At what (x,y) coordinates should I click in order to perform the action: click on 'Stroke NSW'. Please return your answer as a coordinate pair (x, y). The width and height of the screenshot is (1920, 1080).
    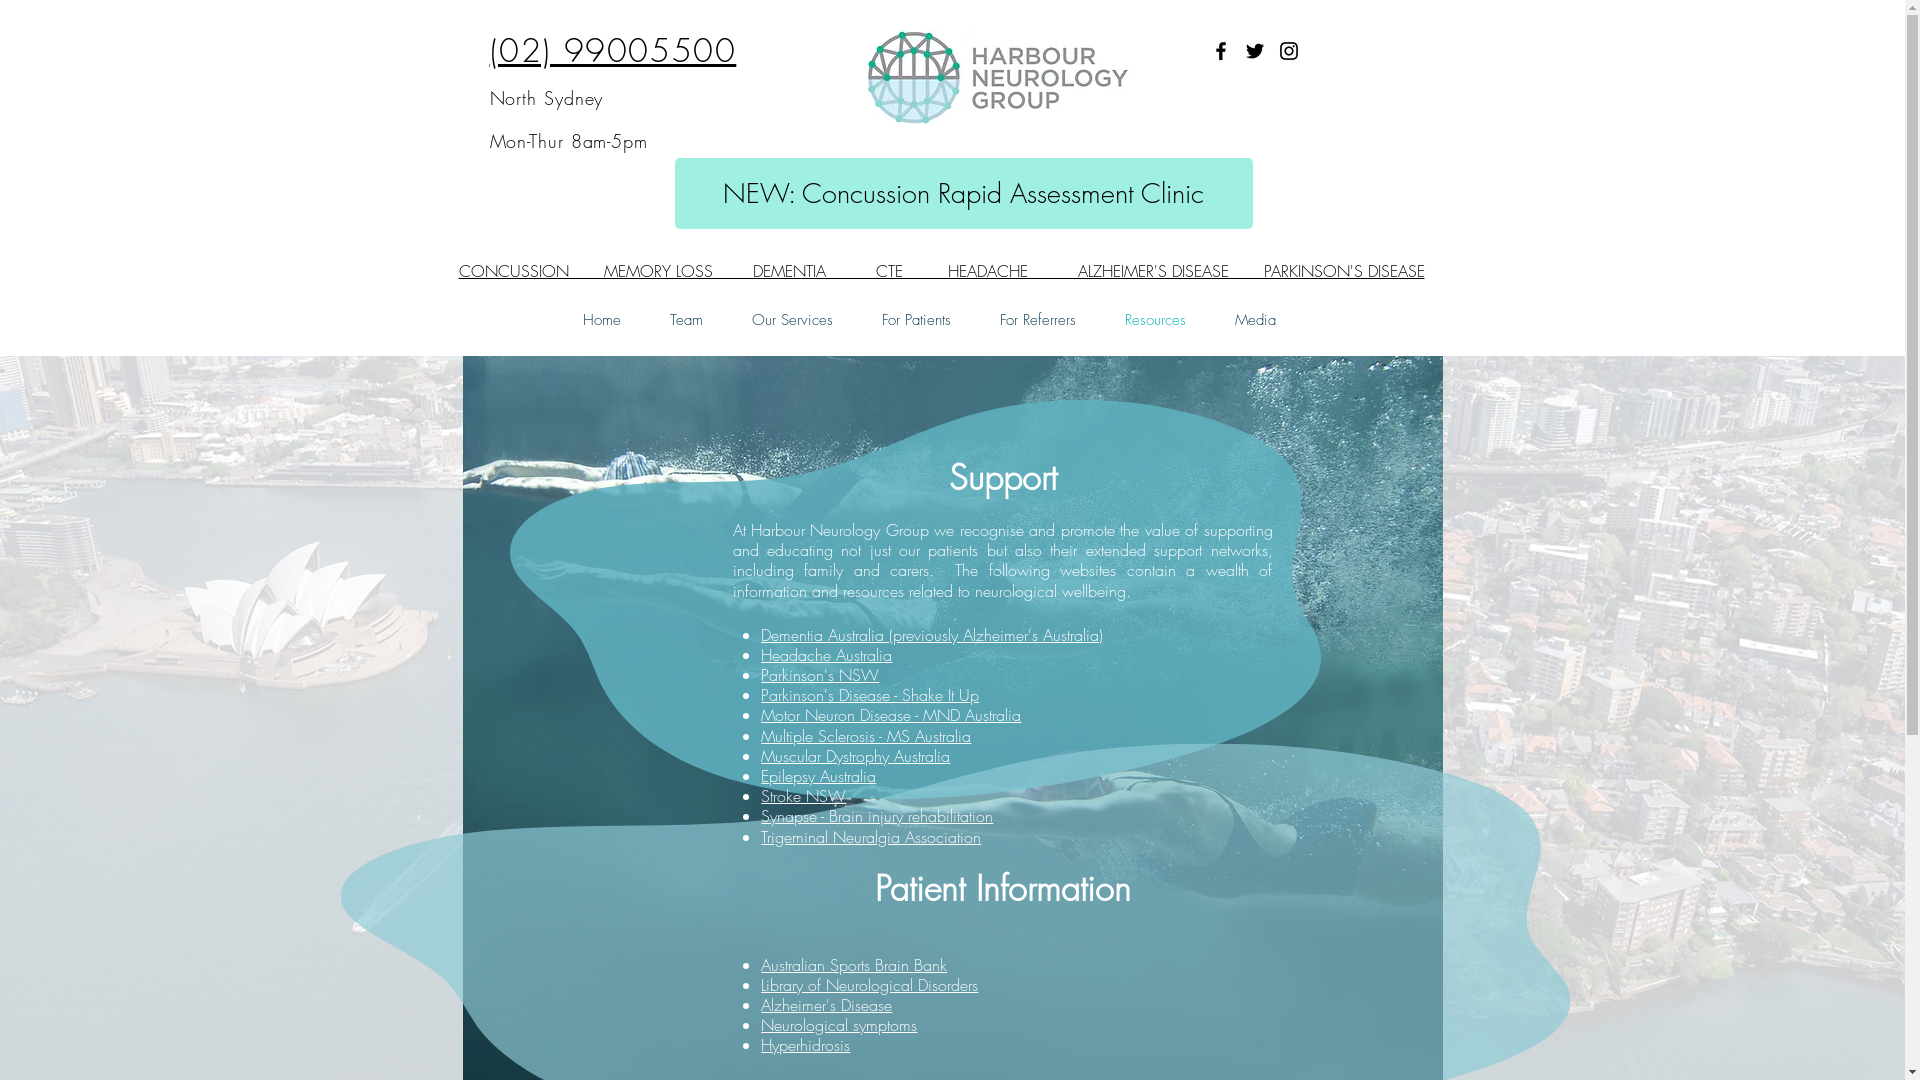
    Looking at the image, I should click on (803, 794).